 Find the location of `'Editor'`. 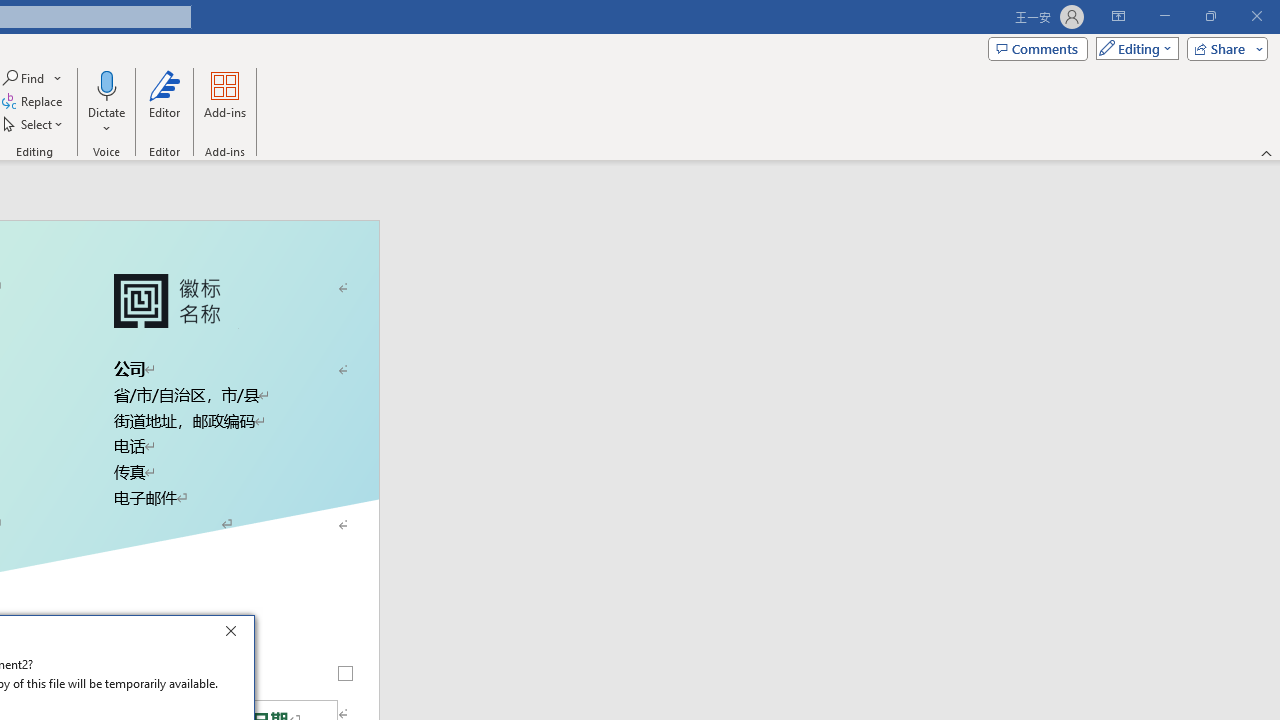

'Editor' is located at coordinates (164, 103).